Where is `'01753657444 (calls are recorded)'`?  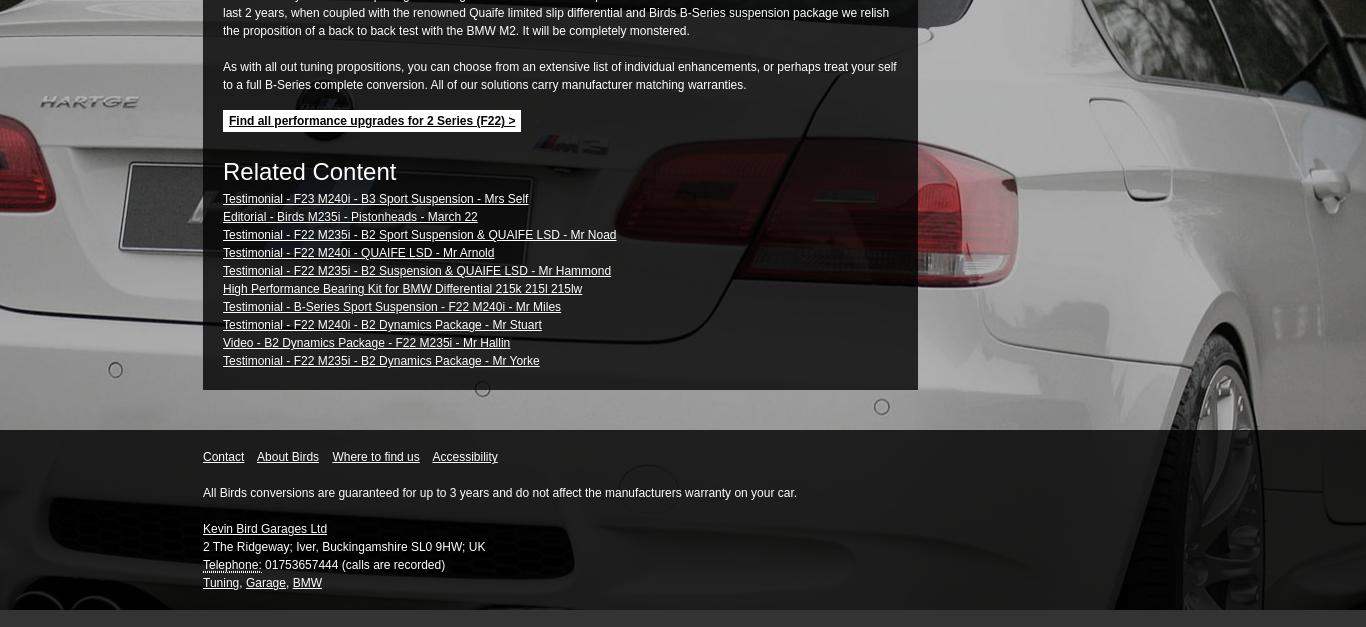 '01753657444 (calls are recorded)' is located at coordinates (351, 564).